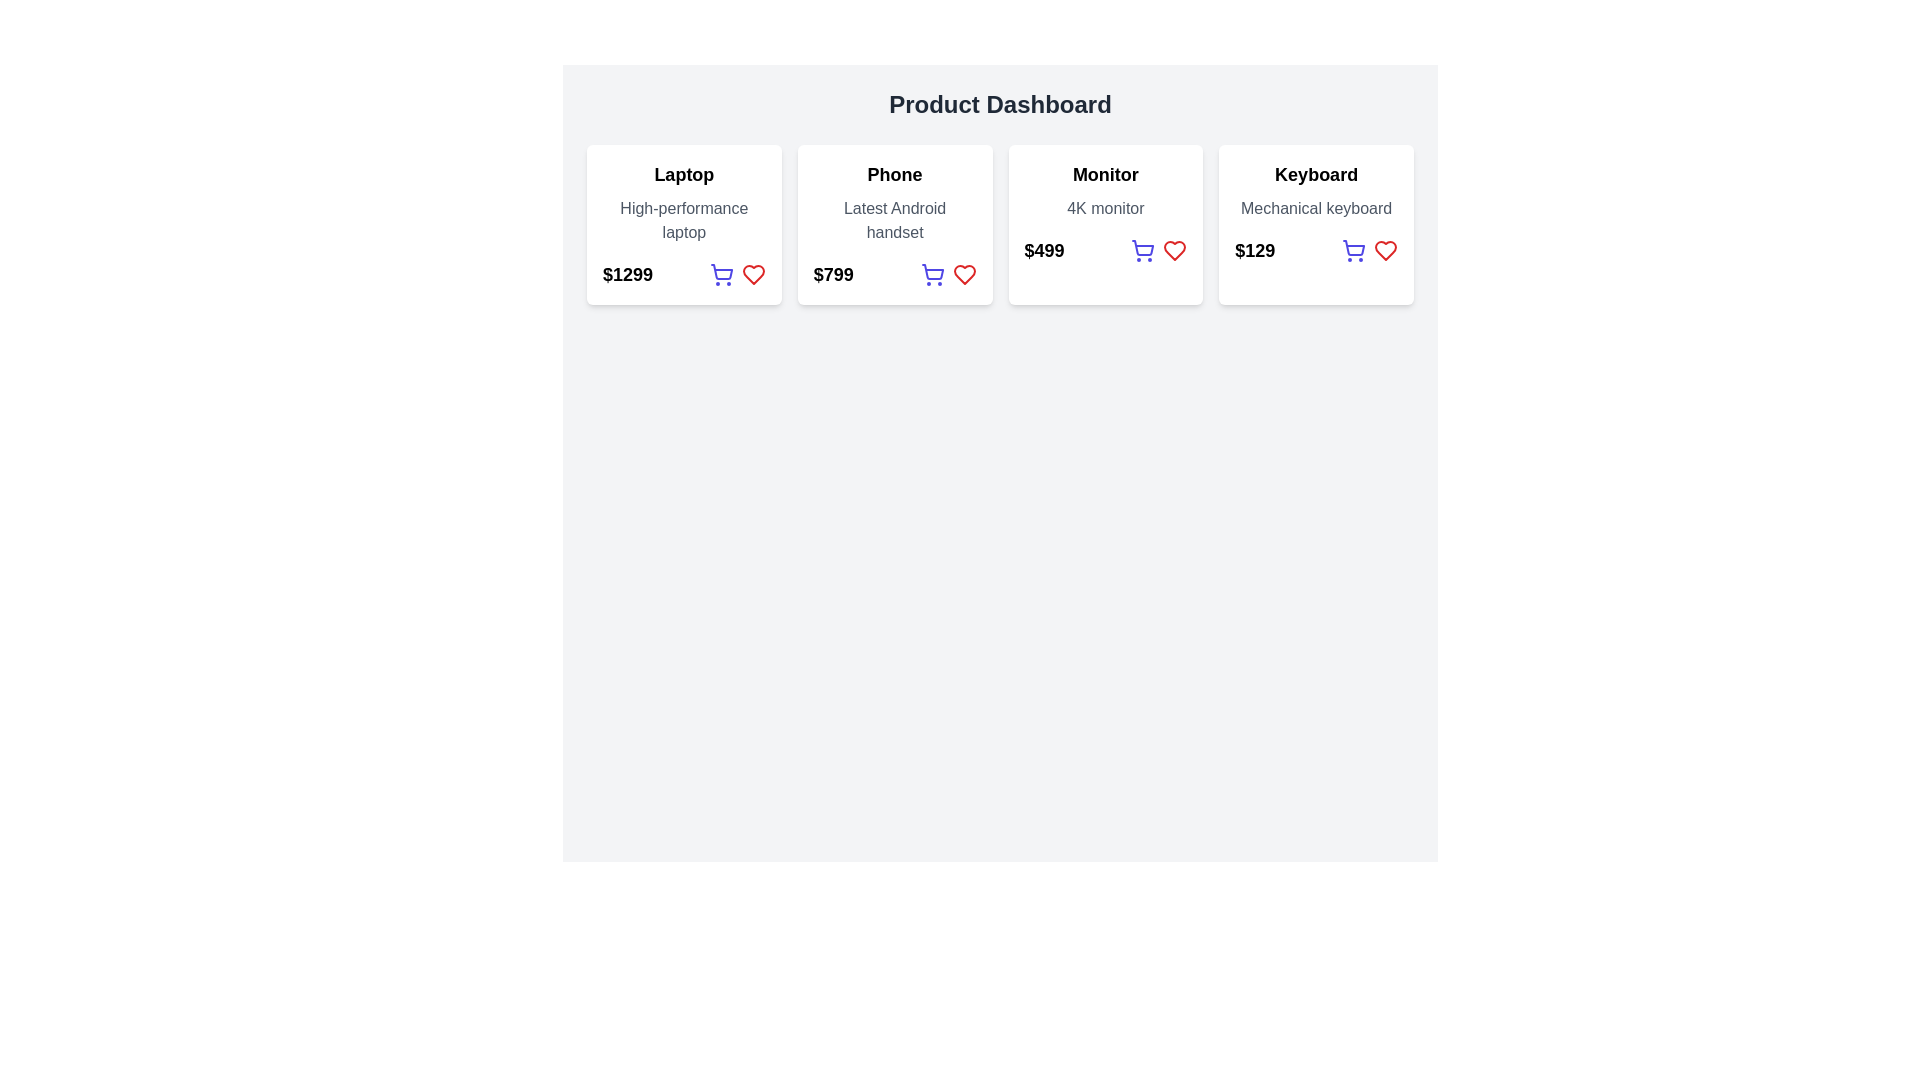  Describe the element at coordinates (1254, 249) in the screenshot. I see `the price text element displaying the product cost ($129) located in the lower section of the 'Keyboard' product card` at that location.